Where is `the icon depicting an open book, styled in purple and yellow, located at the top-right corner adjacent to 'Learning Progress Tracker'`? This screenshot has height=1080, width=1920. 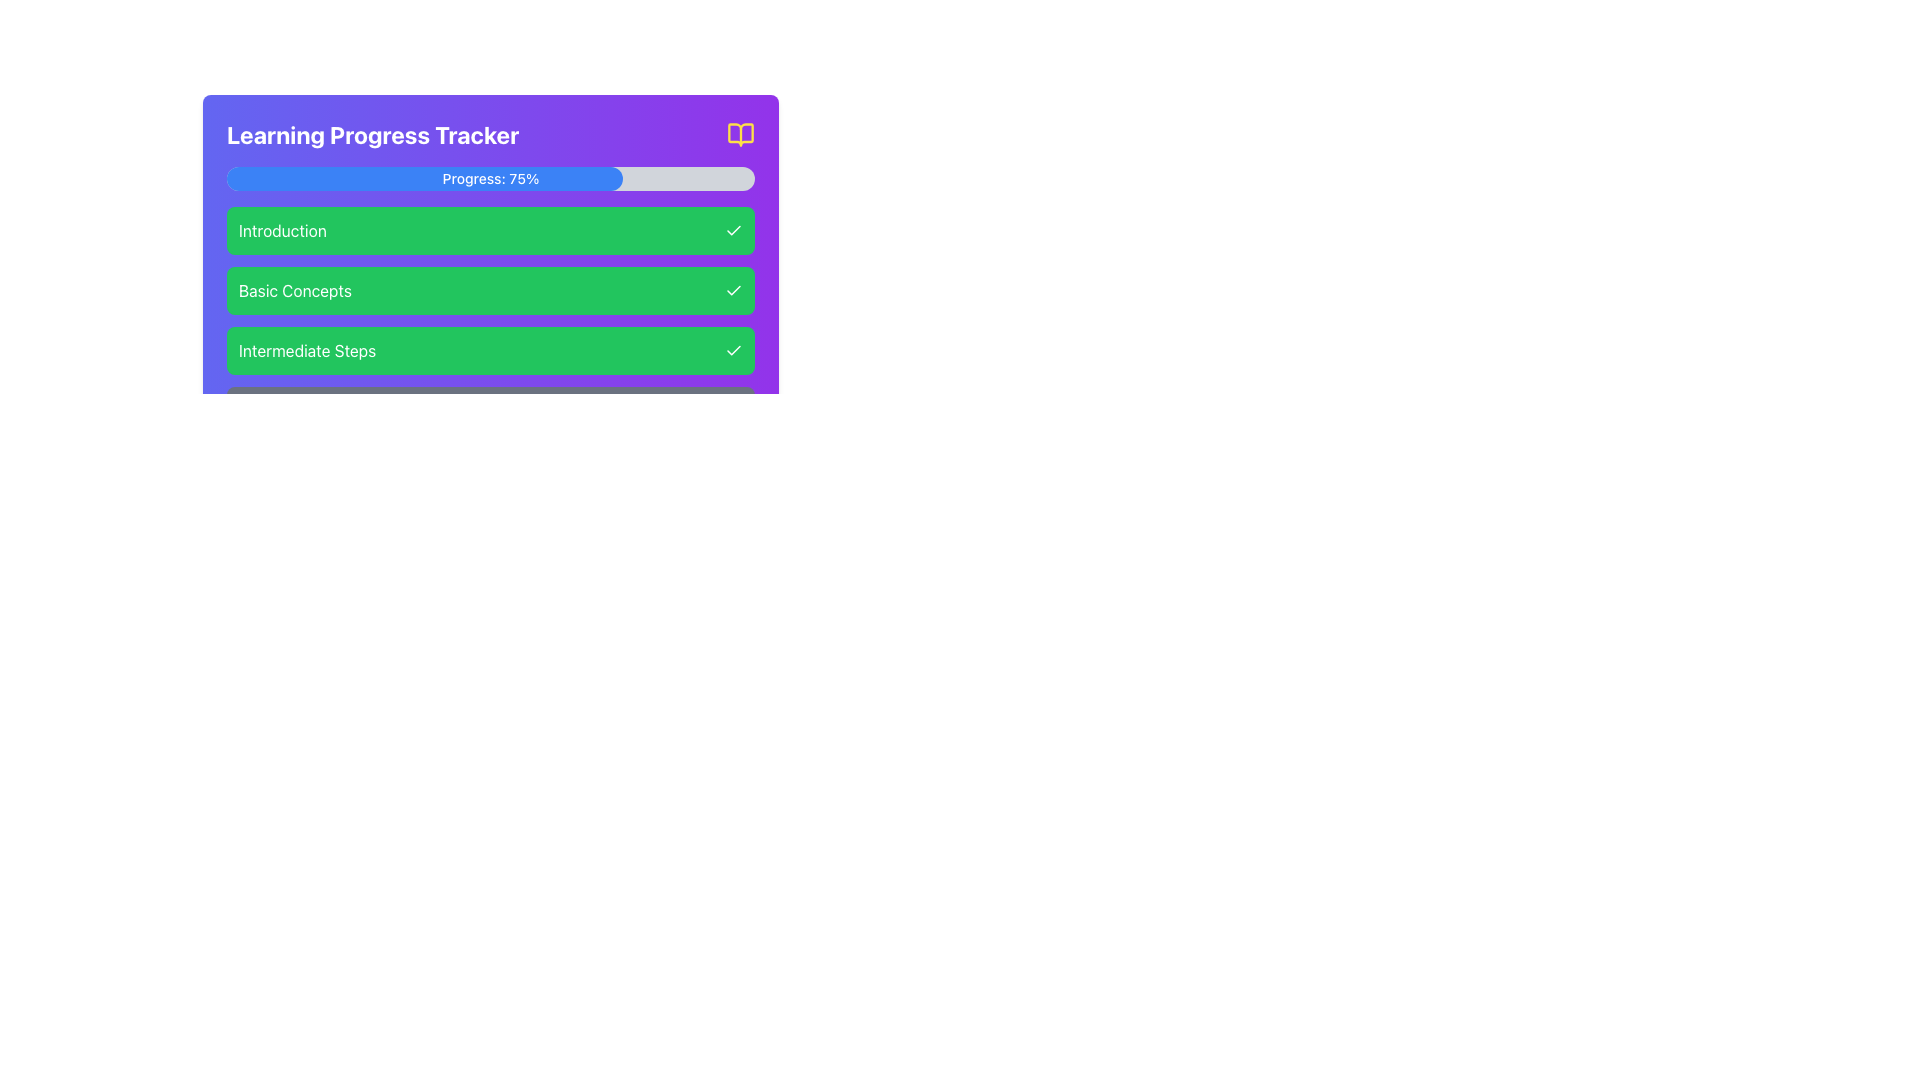
the icon depicting an open book, styled in purple and yellow, located at the top-right corner adjacent to 'Learning Progress Tracker' is located at coordinates (739, 135).